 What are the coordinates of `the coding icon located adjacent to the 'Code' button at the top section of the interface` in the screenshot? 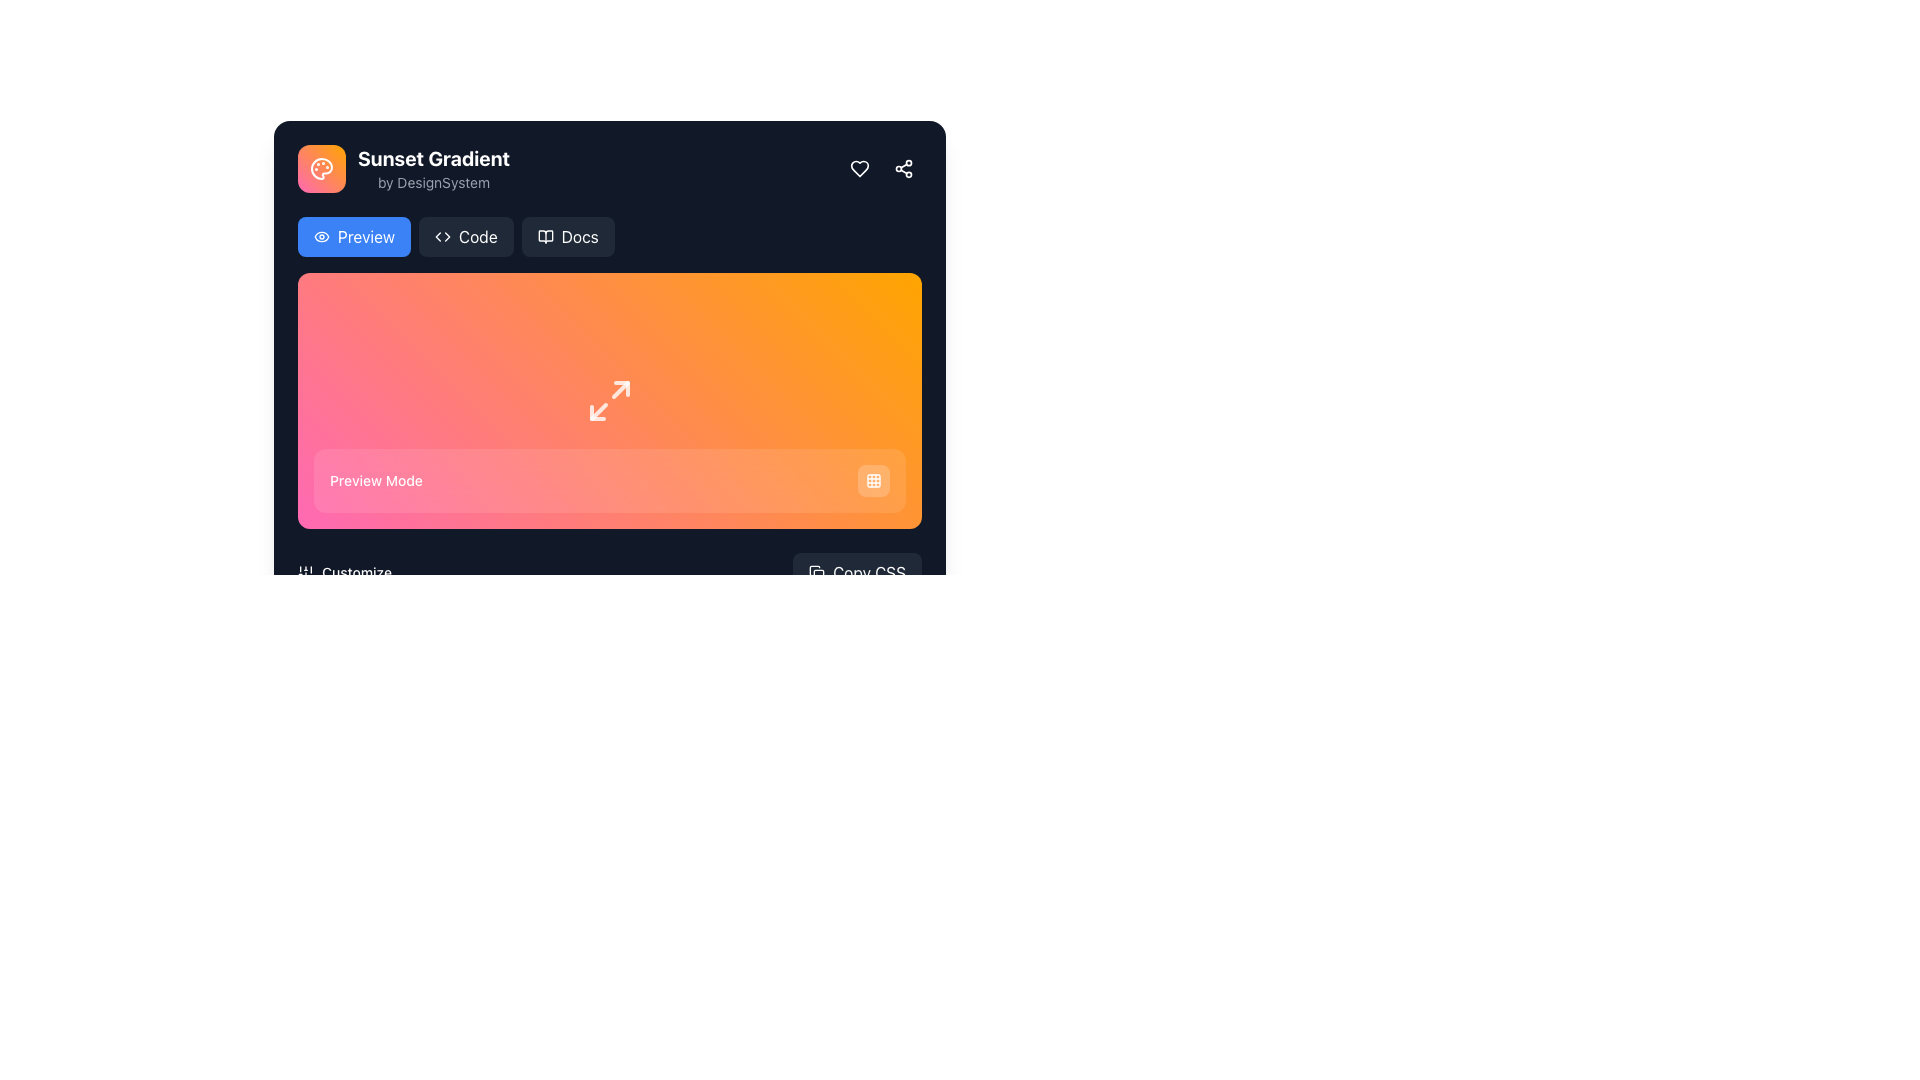 It's located at (441, 235).